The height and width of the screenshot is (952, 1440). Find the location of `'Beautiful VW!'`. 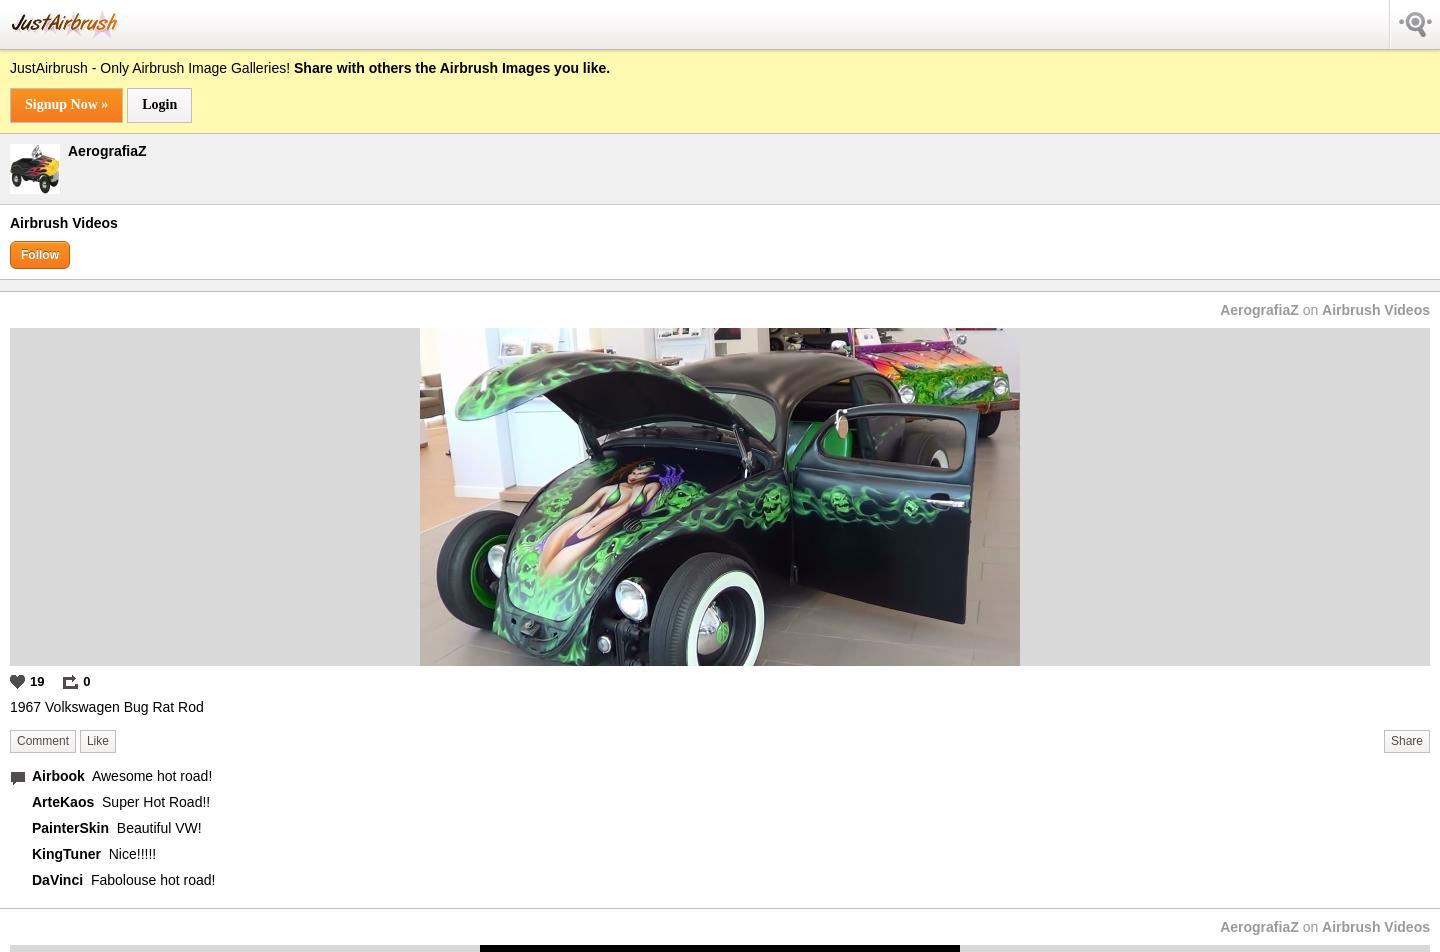

'Beautiful VW!' is located at coordinates (116, 827).